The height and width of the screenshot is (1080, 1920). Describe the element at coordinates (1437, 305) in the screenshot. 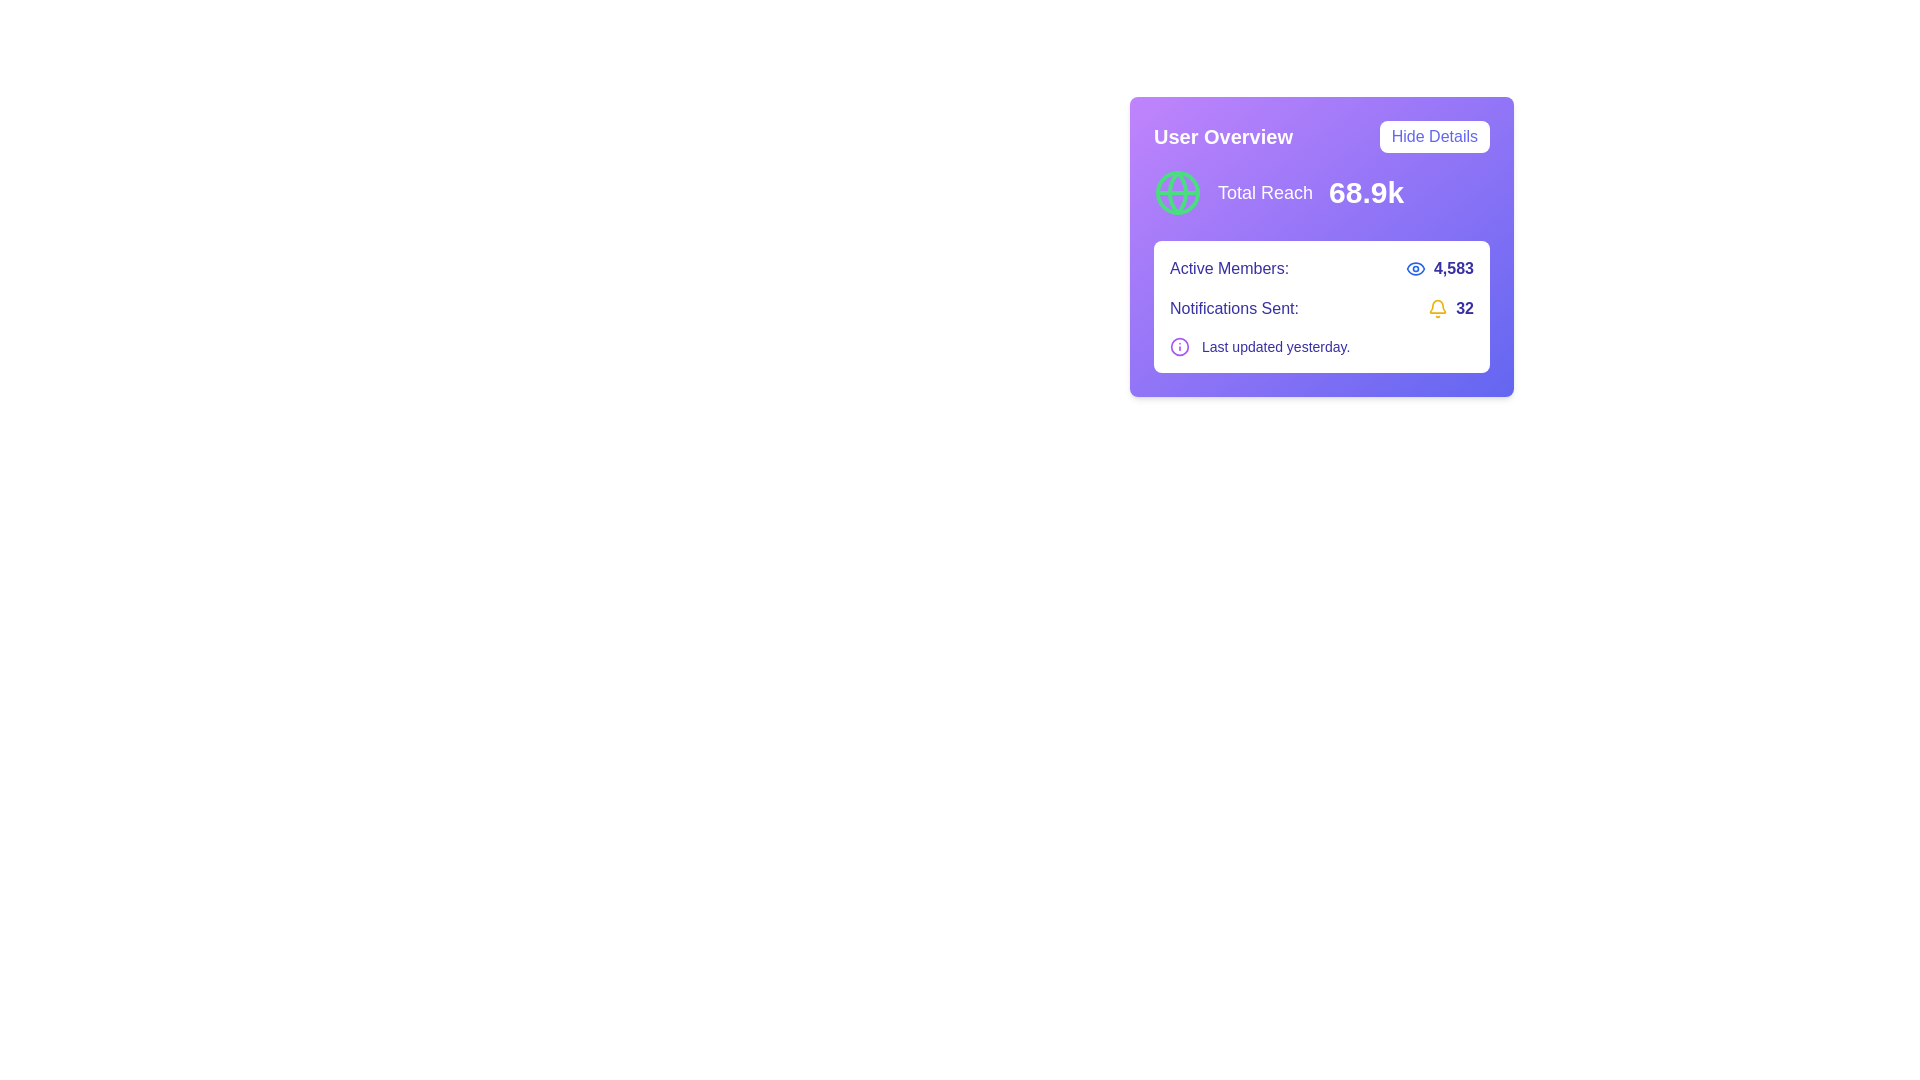

I see `the lower curve of the yellow notification bell icon located at the top-right corner of the 'User Overview' card if it is interactive` at that location.